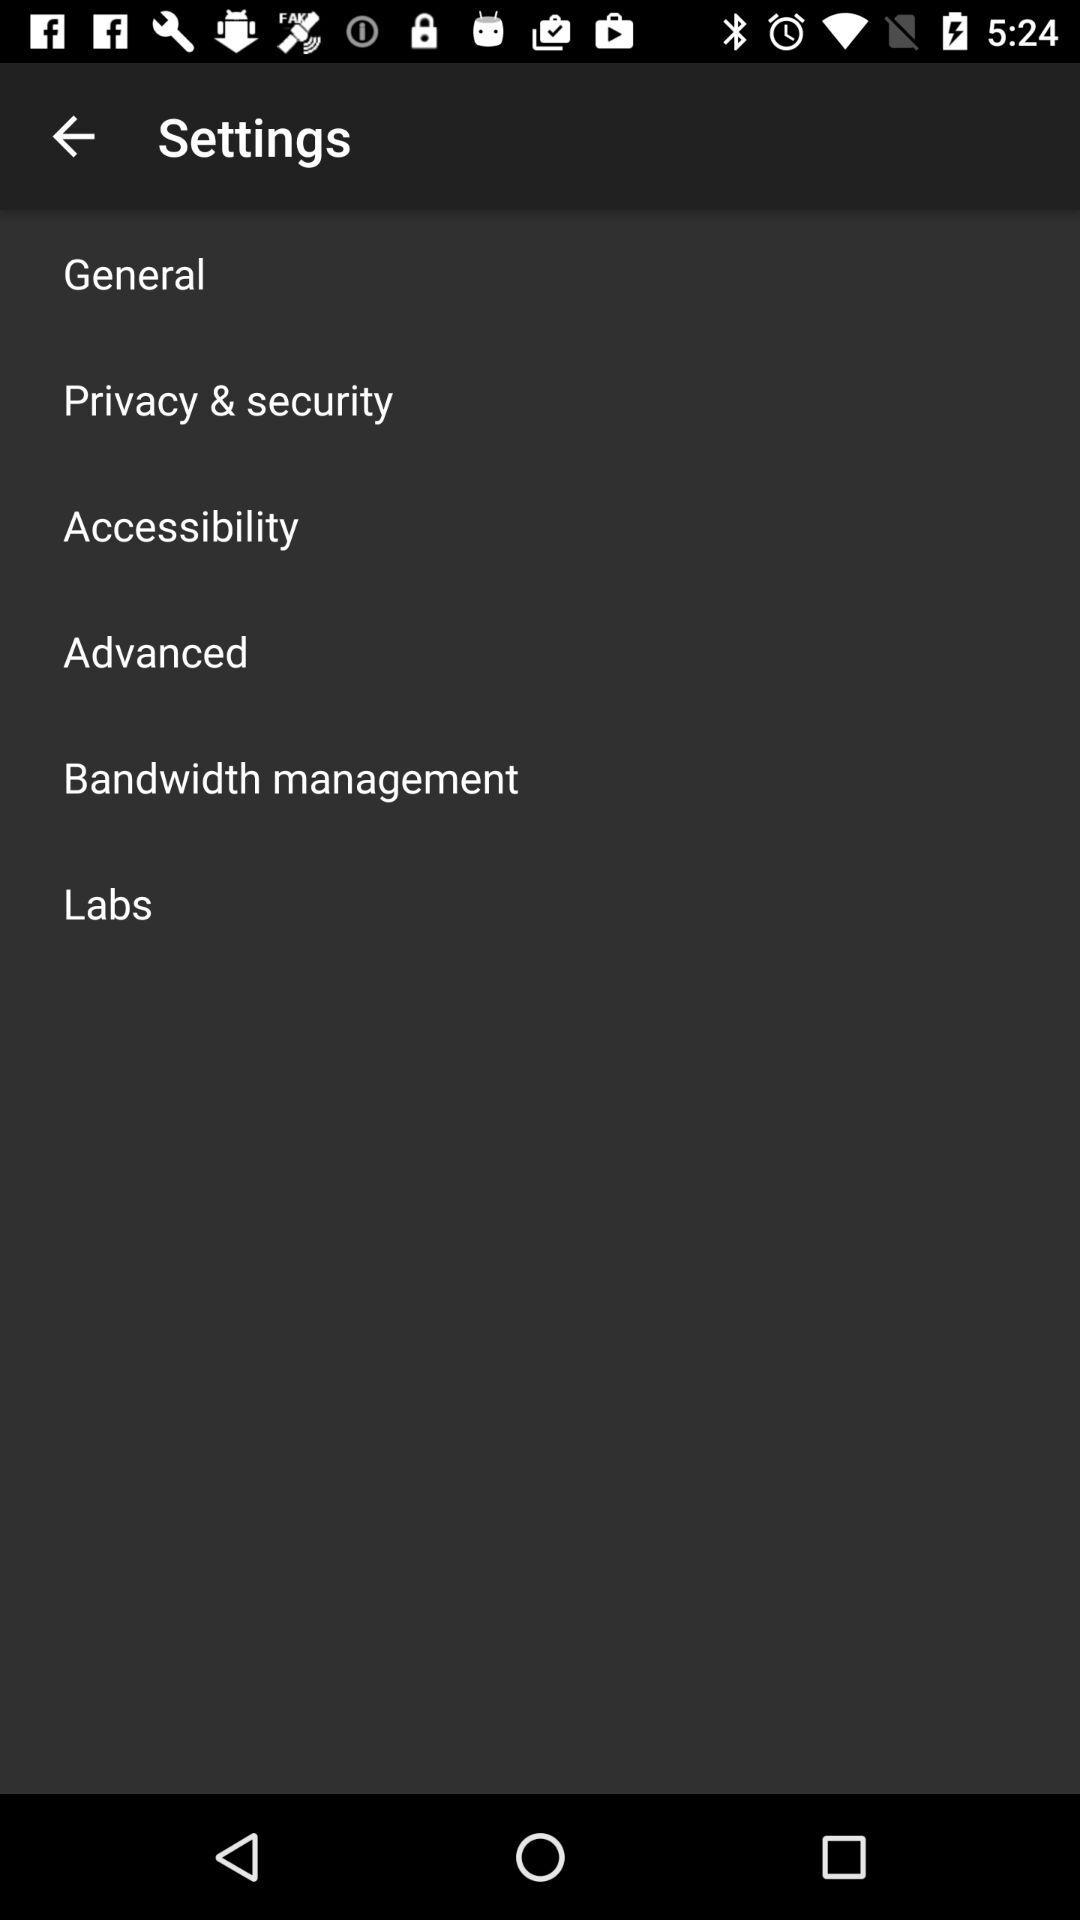  I want to click on icon next to settings icon, so click(72, 135).